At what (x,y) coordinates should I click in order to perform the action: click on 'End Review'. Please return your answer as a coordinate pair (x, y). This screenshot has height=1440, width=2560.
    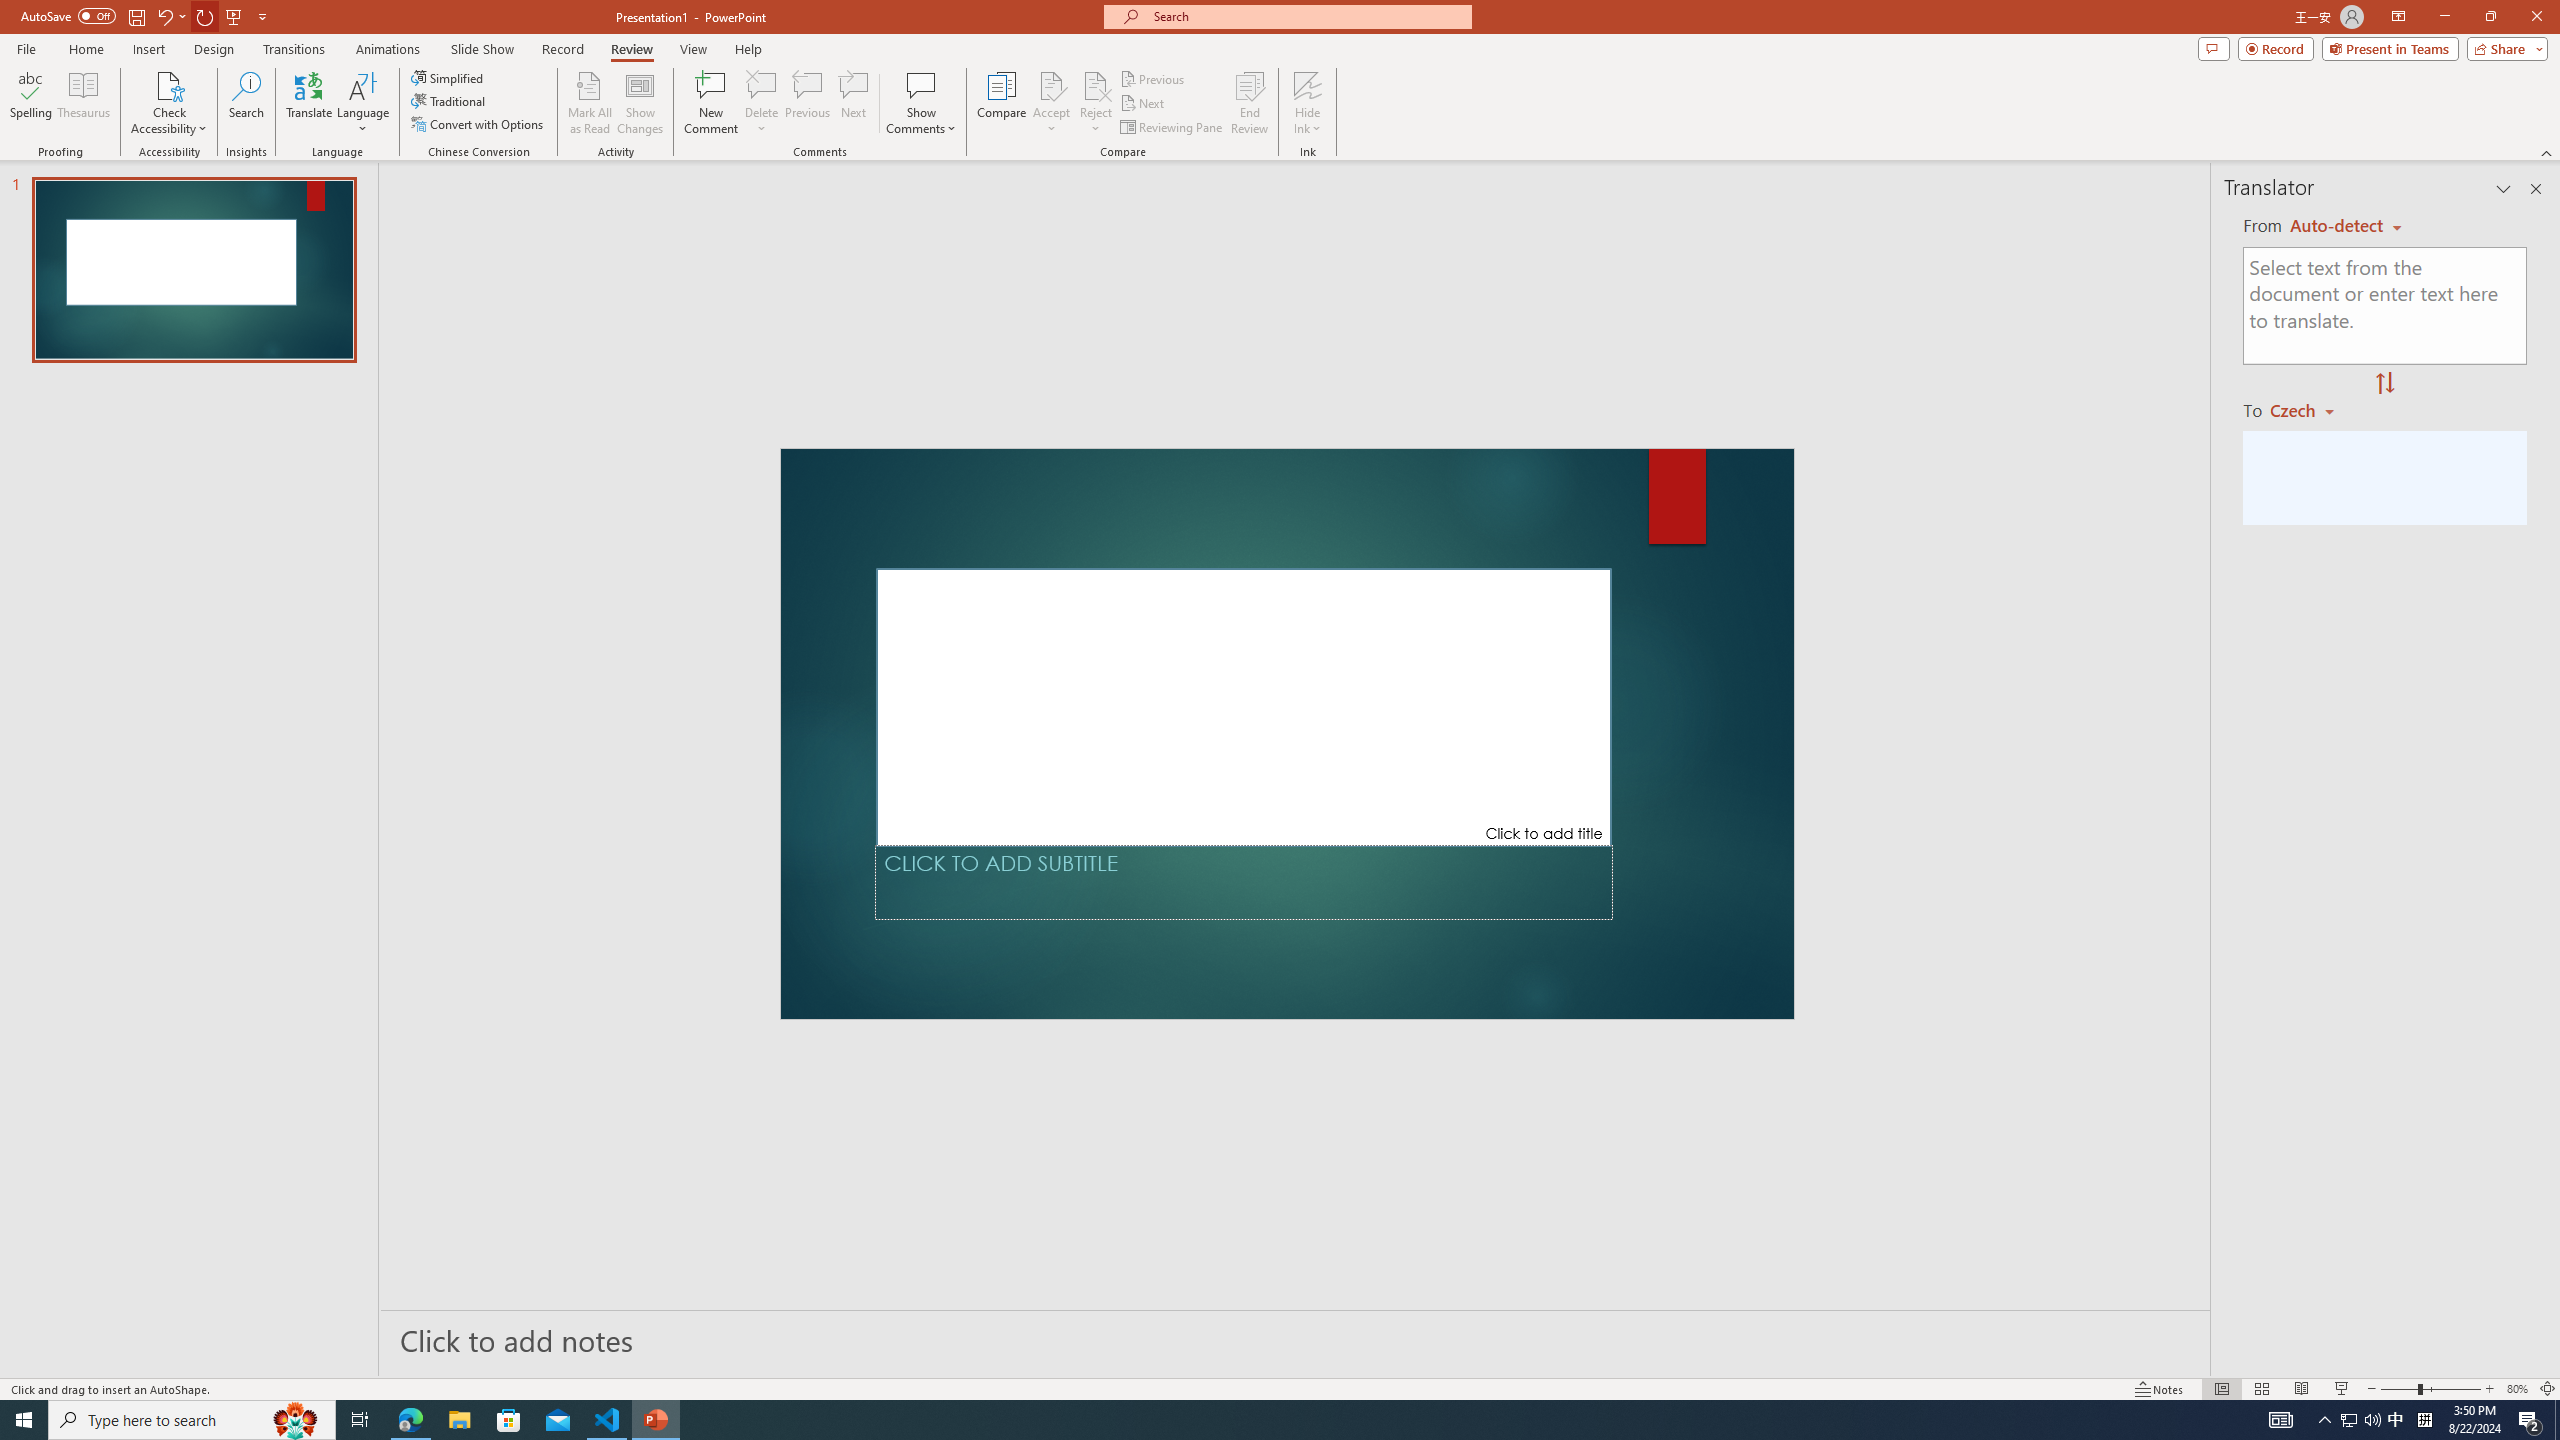
    Looking at the image, I should click on (1248, 103).